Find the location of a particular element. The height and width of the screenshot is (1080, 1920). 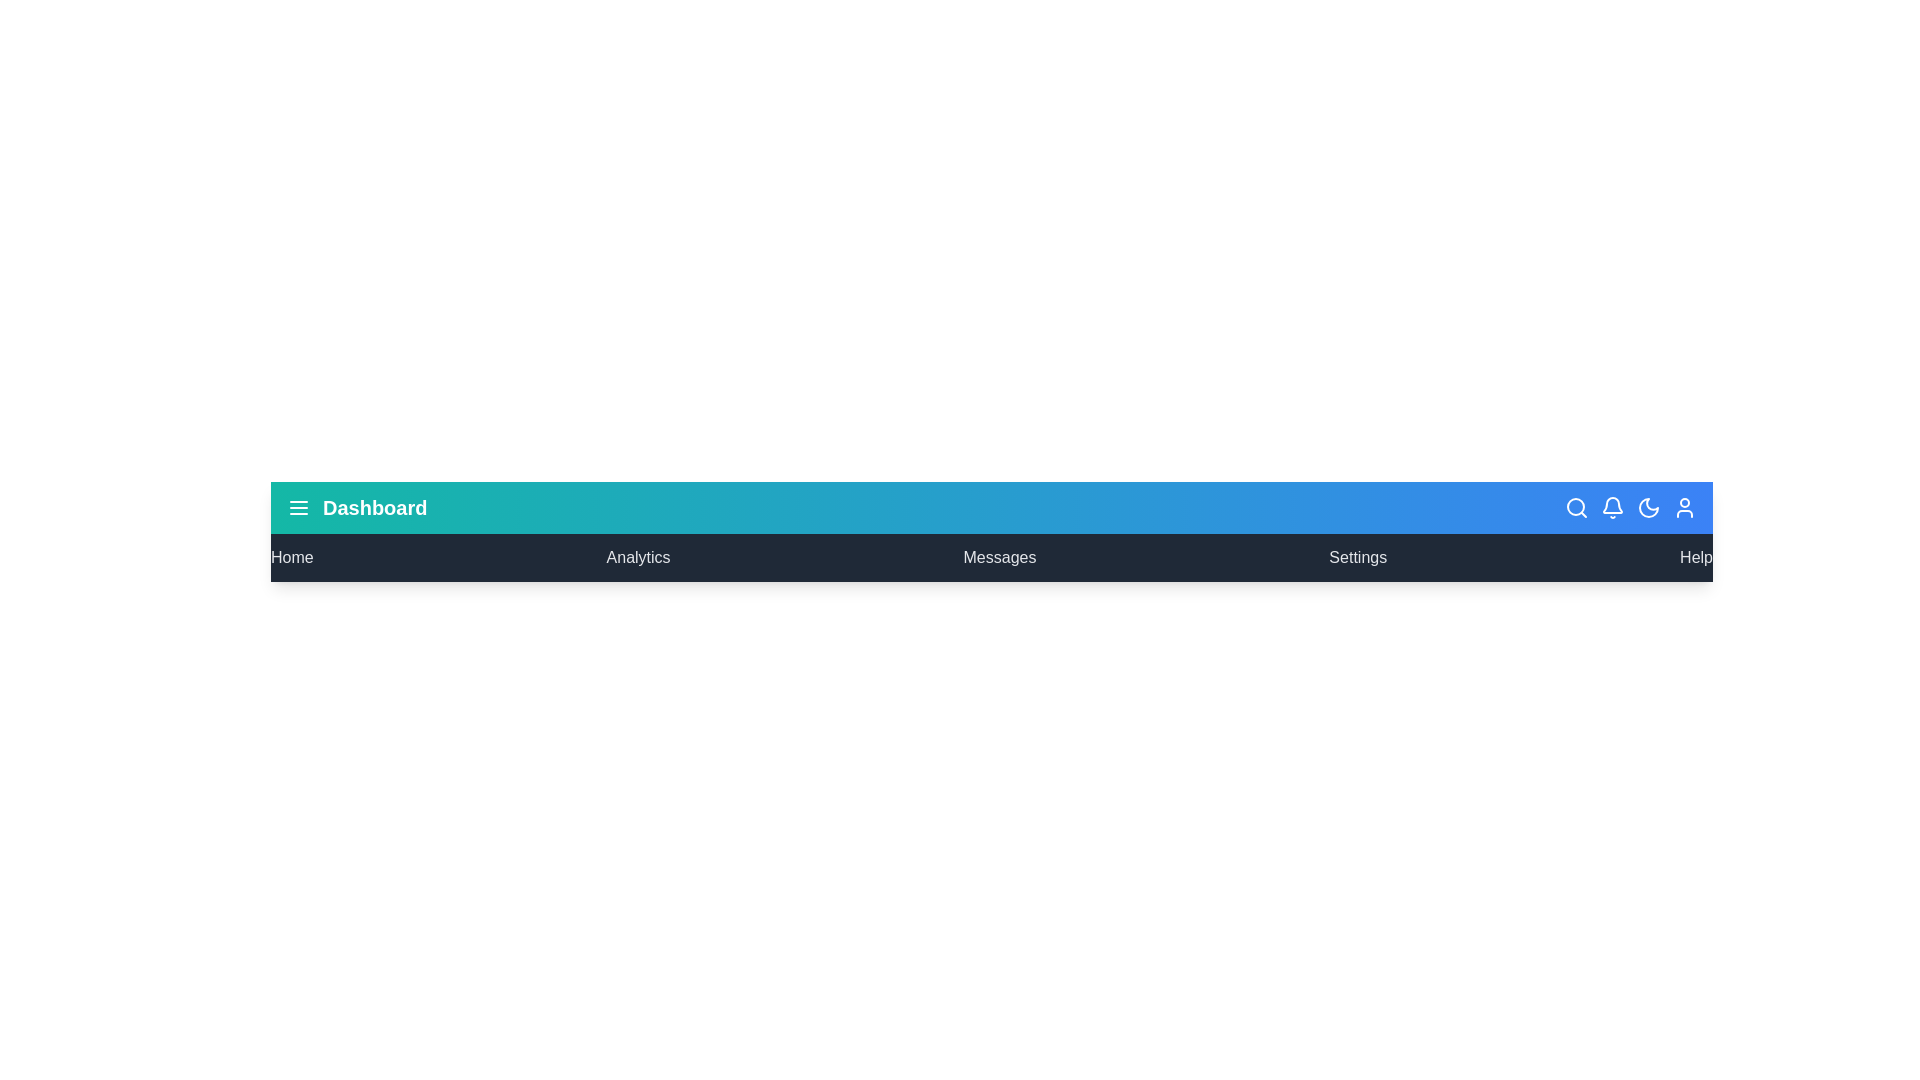

the menu item Settings to navigate to the respective section is located at coordinates (1358, 558).